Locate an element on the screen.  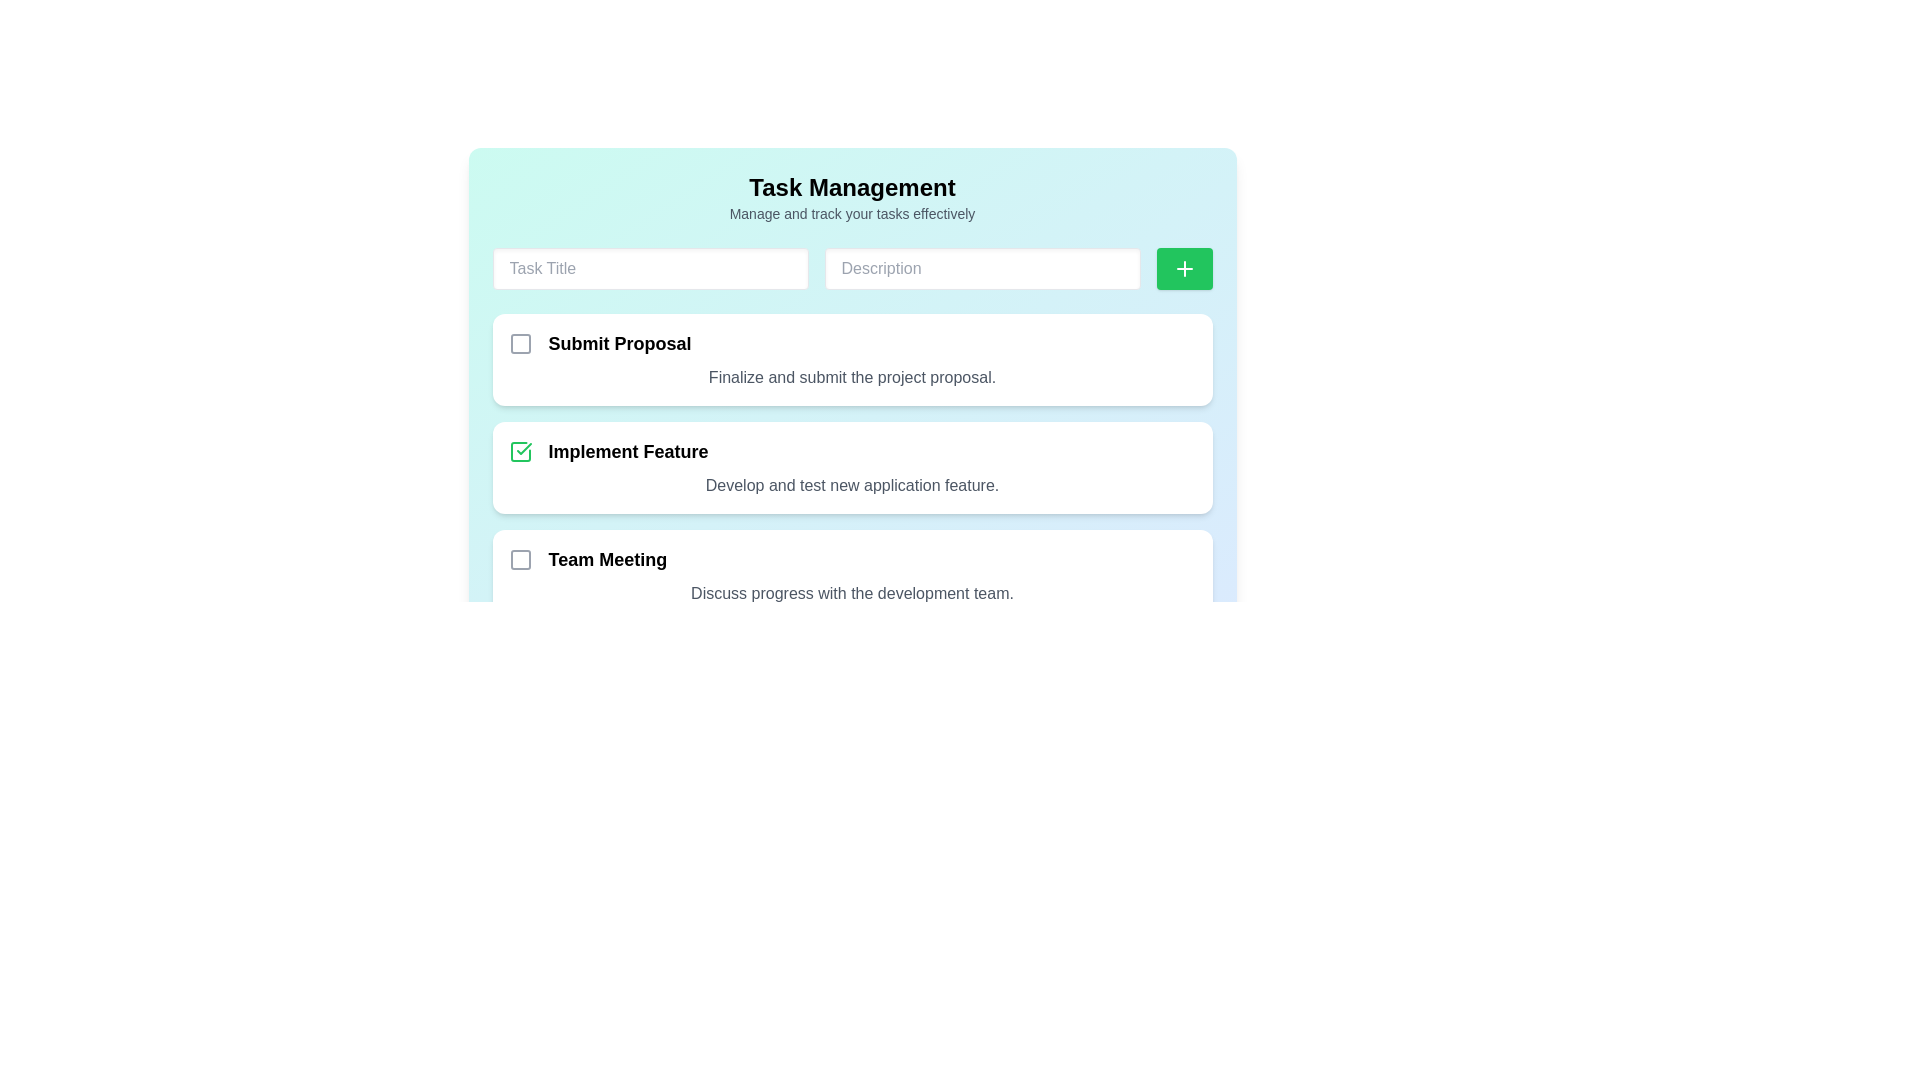
the task label element displaying the text 'Implement Feature' is located at coordinates (607, 451).